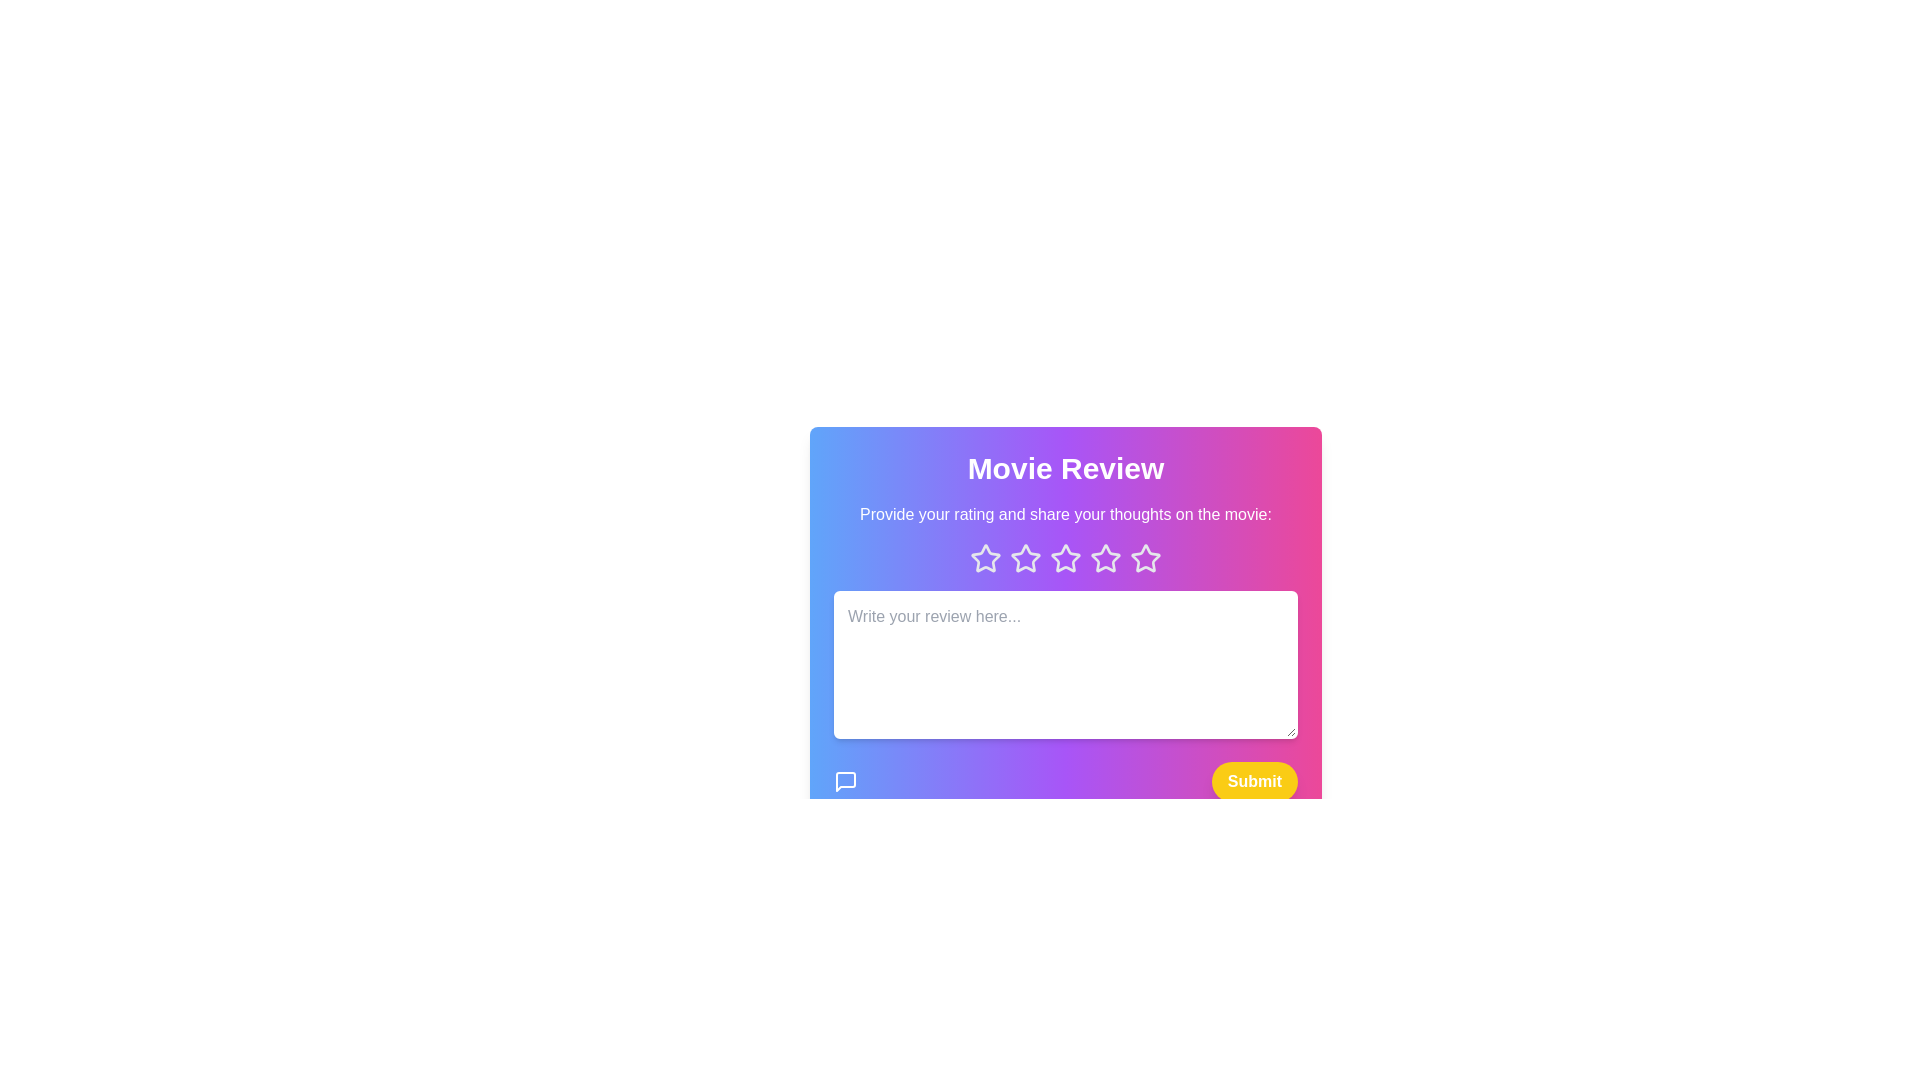  Describe the element at coordinates (985, 559) in the screenshot. I see `the star icon corresponding to 1 to preview the rating` at that location.